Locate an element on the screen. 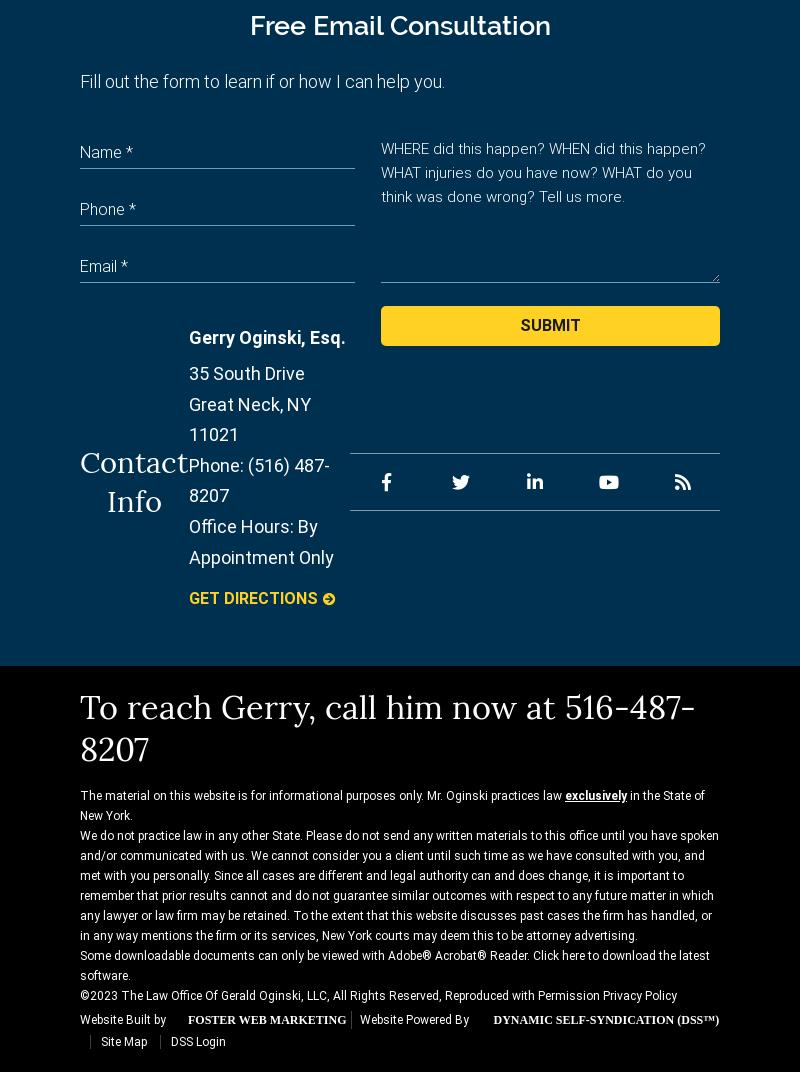 The height and width of the screenshot is (1072, 800). 'Foster Web Marketing' is located at coordinates (264, 1019).